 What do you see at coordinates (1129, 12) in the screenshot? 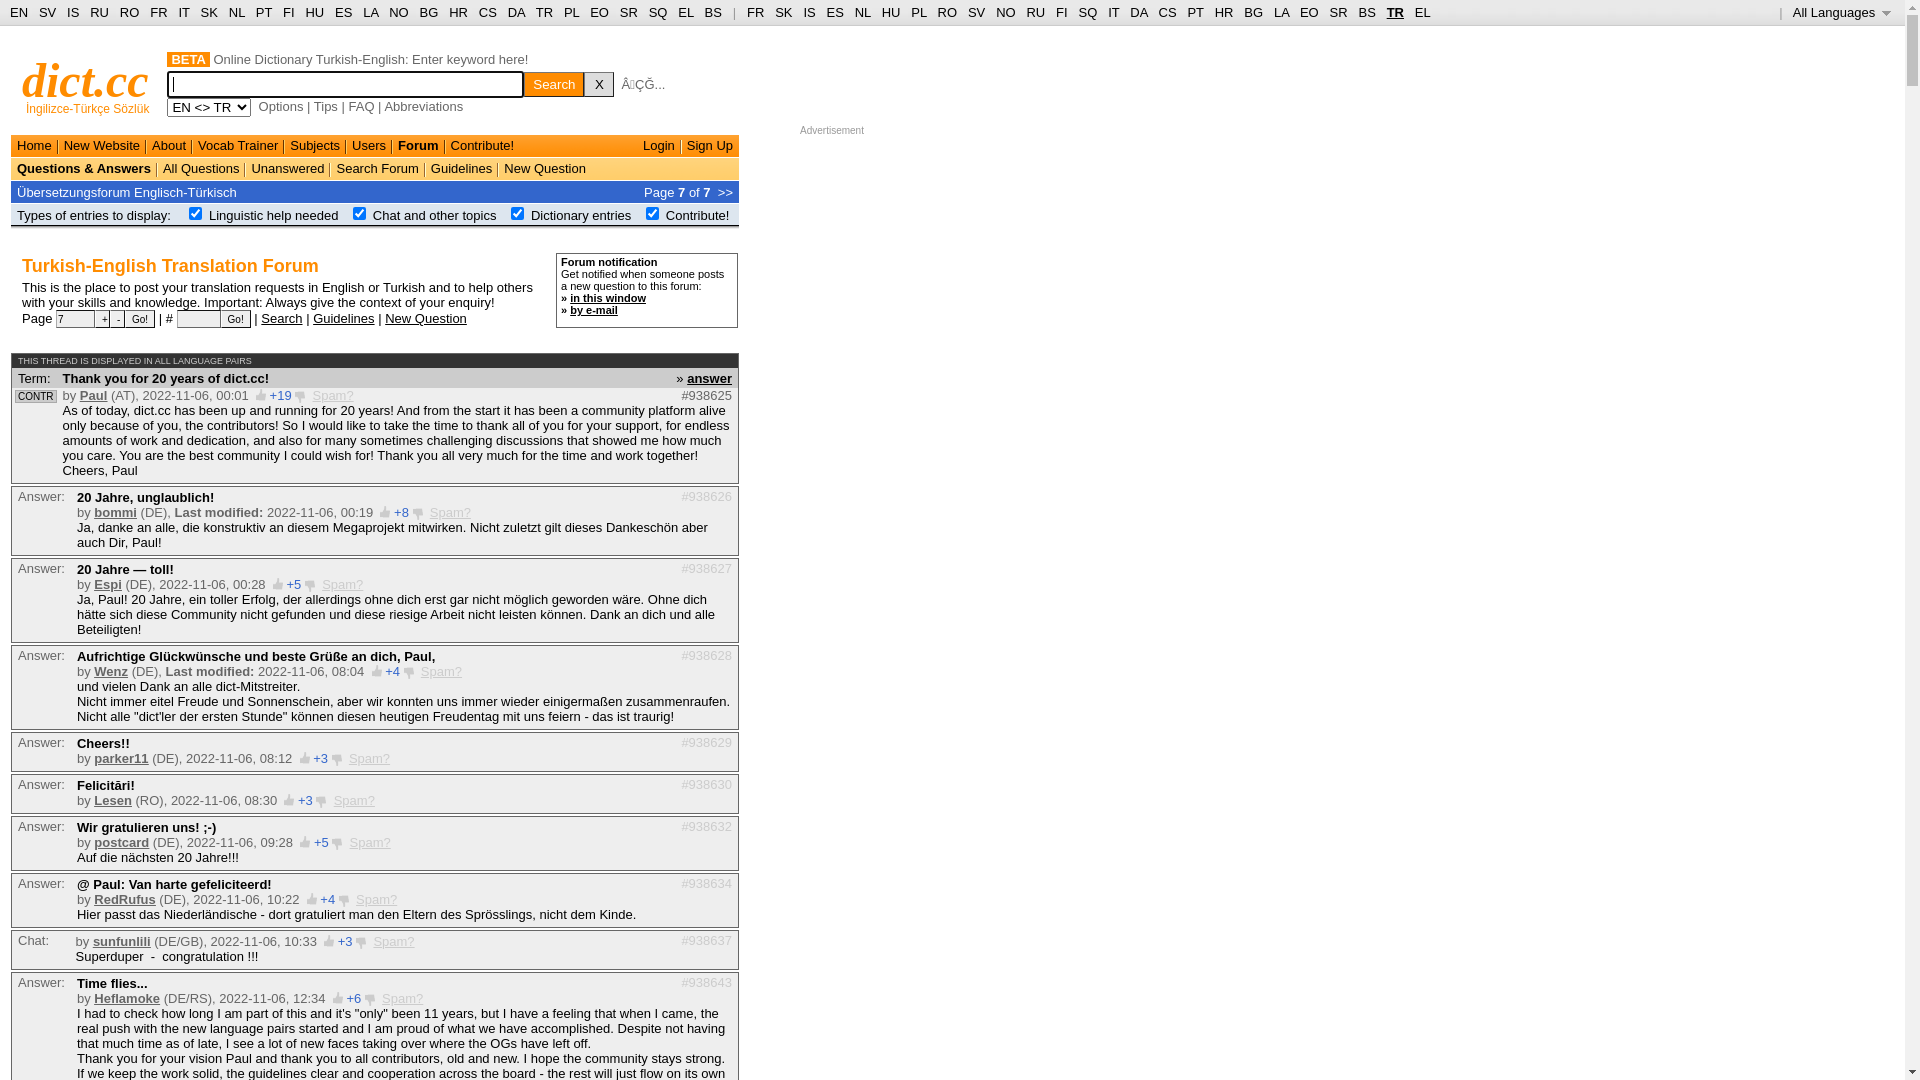
I see `'DA'` at bounding box center [1129, 12].